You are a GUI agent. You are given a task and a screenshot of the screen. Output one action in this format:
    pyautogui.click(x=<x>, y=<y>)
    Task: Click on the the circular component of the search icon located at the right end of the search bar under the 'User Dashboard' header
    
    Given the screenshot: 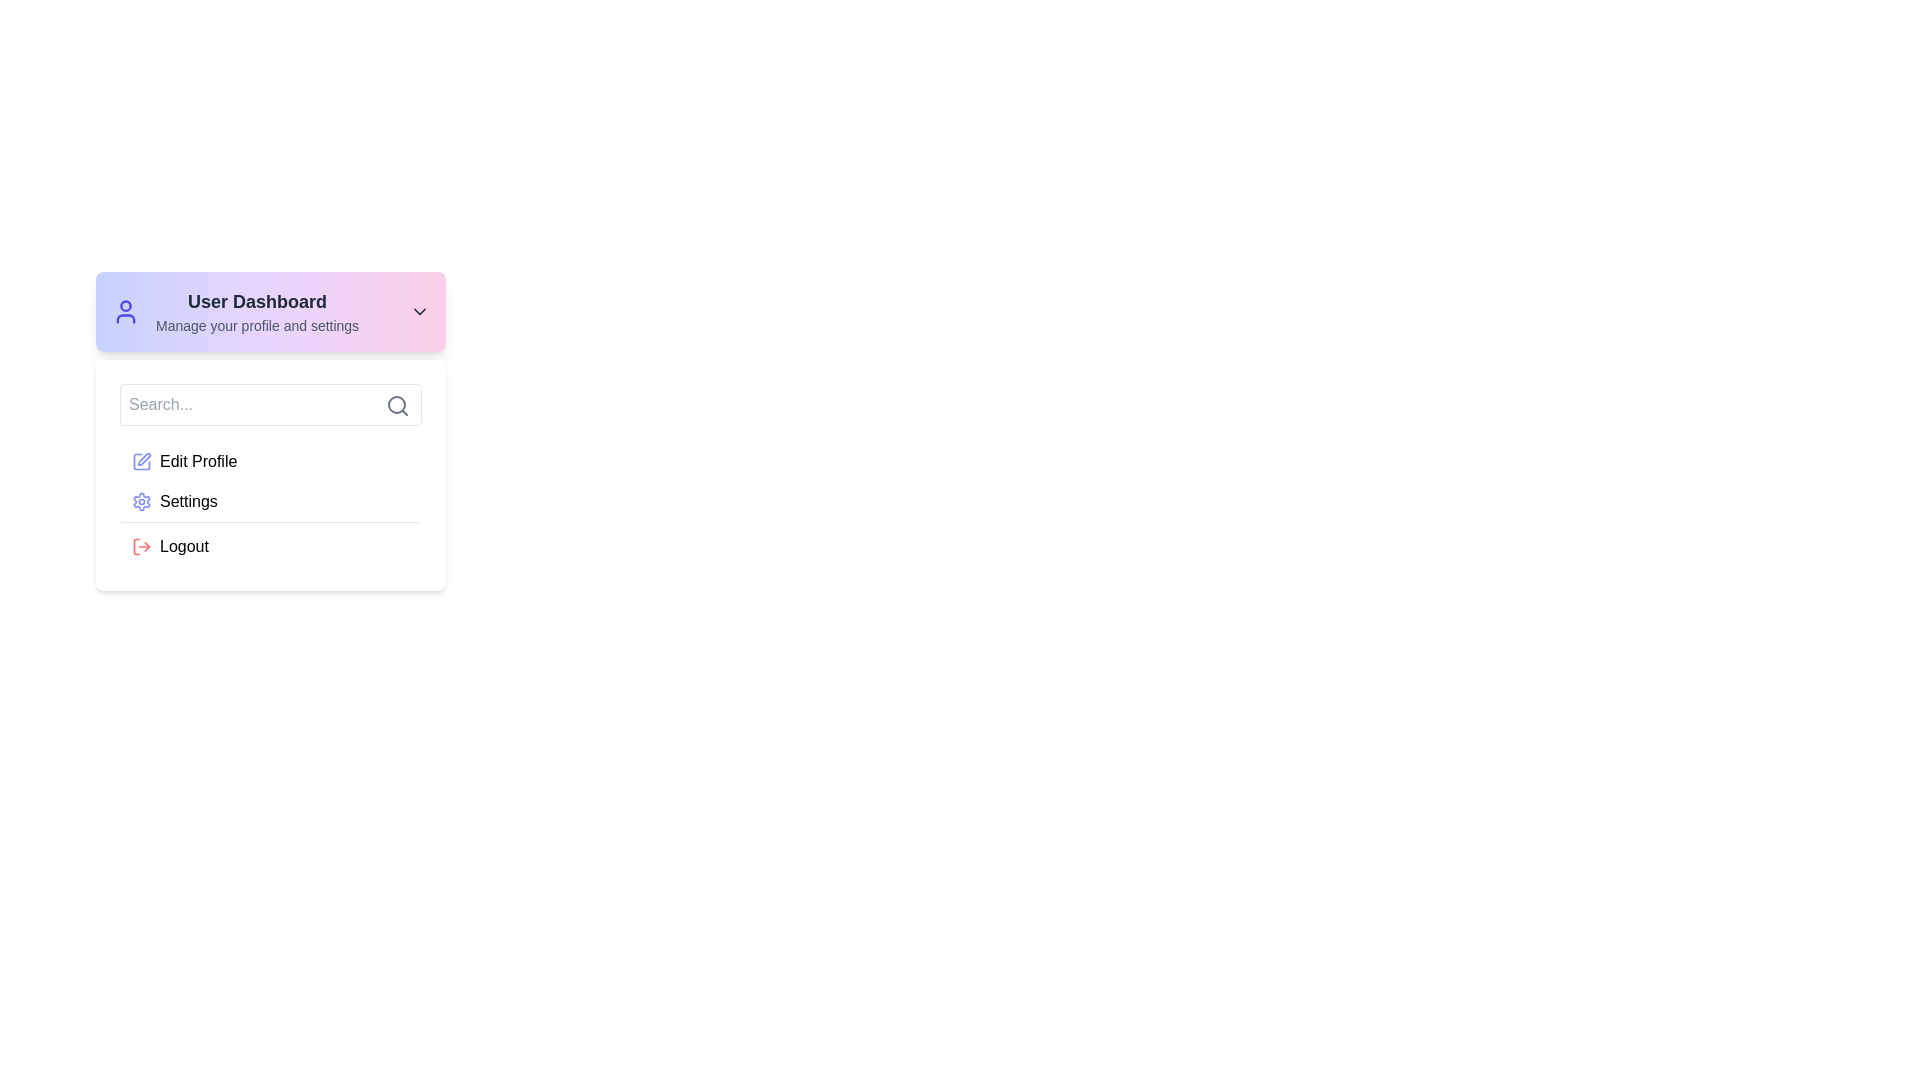 What is the action you would take?
    pyautogui.click(x=397, y=405)
    